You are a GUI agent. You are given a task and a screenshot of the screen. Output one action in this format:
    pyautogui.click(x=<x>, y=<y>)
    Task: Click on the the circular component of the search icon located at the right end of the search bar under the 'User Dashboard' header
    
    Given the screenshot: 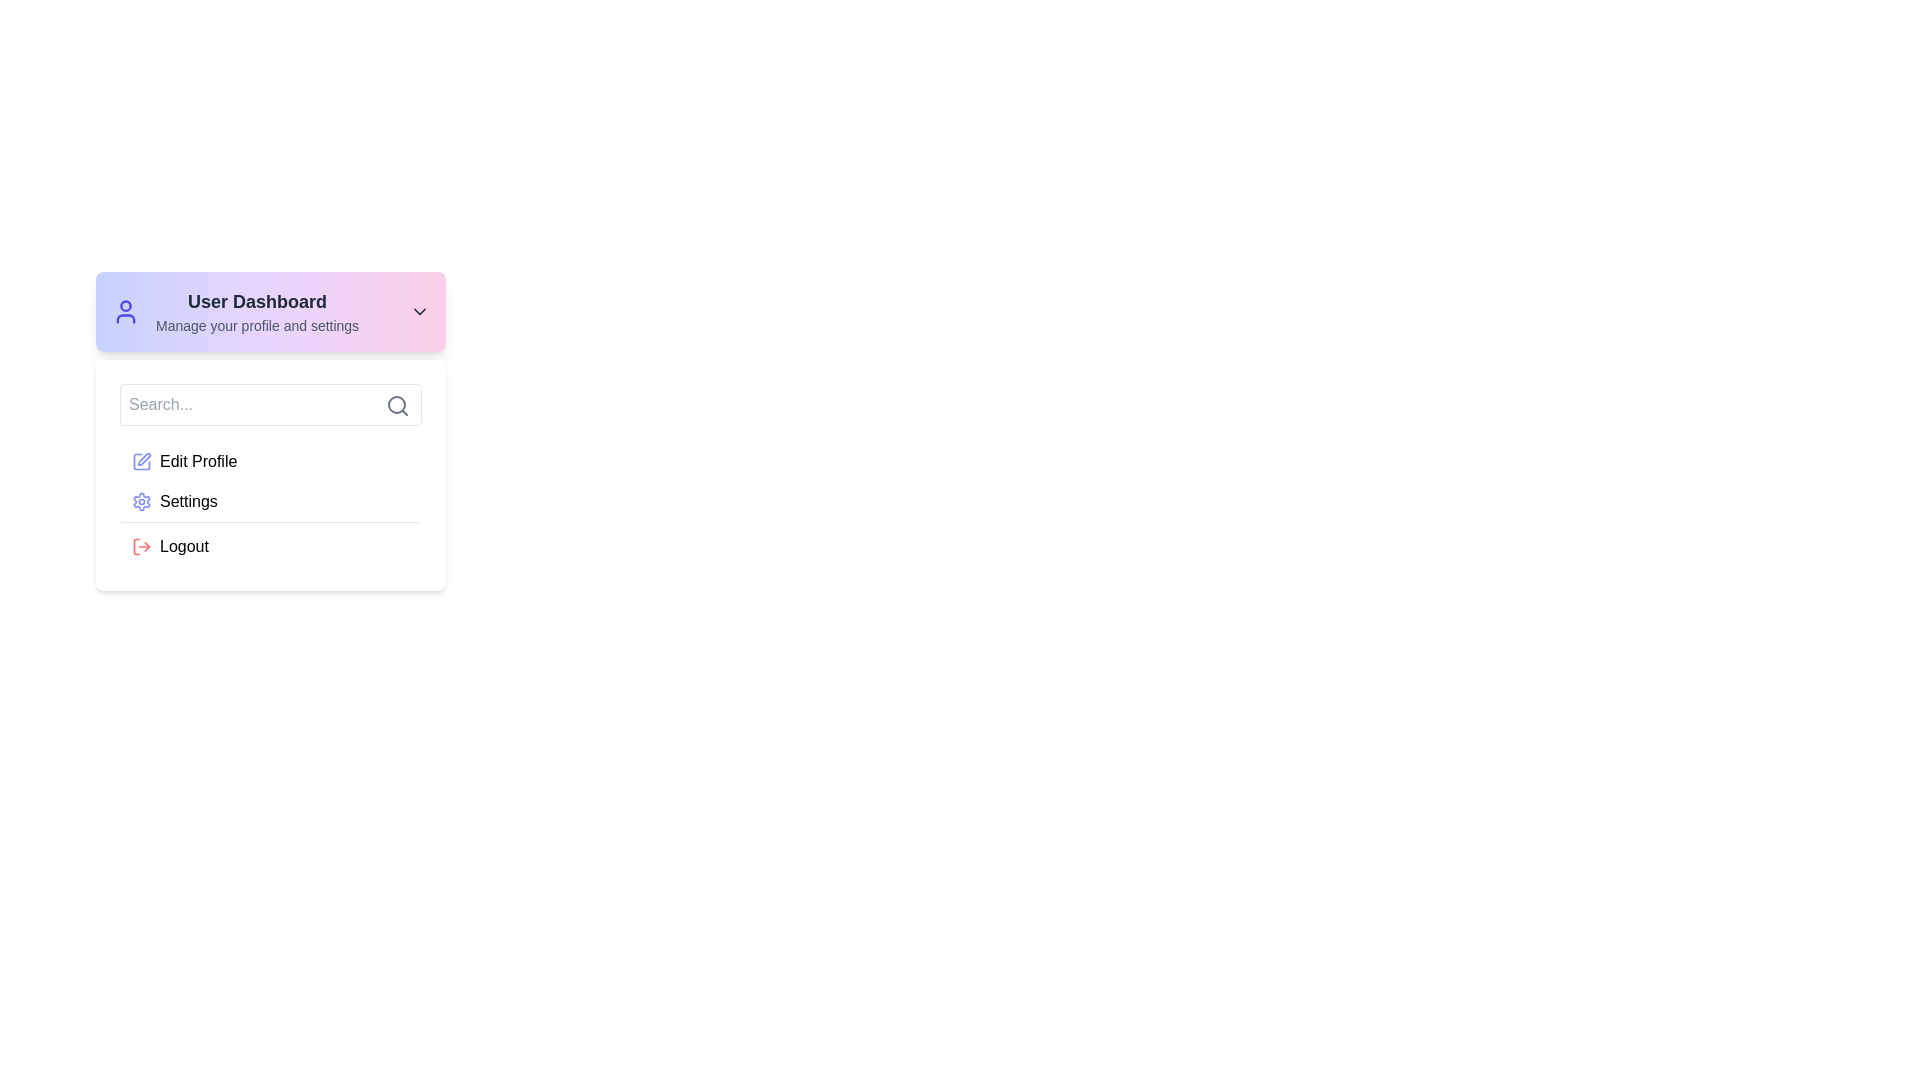 What is the action you would take?
    pyautogui.click(x=397, y=405)
    